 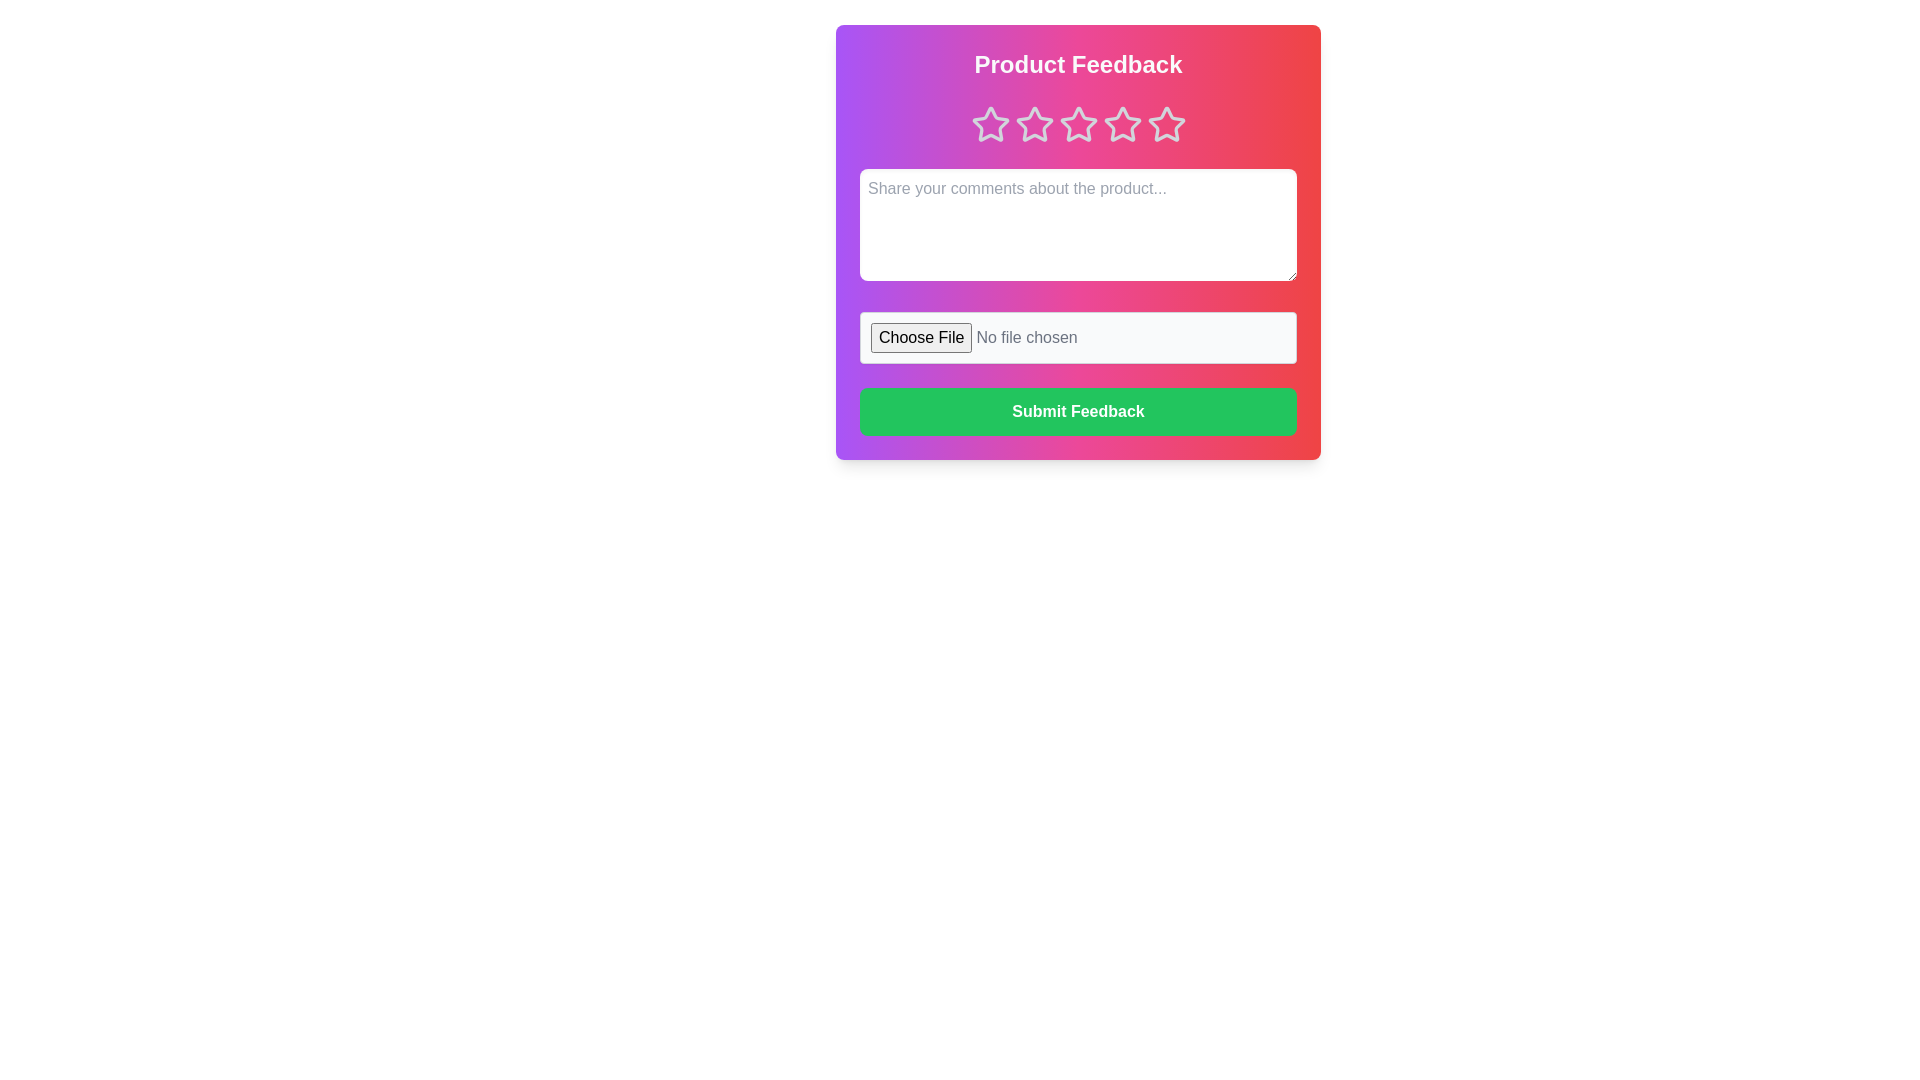 What do you see at coordinates (1122, 124) in the screenshot?
I see `the third star icon` at bounding box center [1122, 124].